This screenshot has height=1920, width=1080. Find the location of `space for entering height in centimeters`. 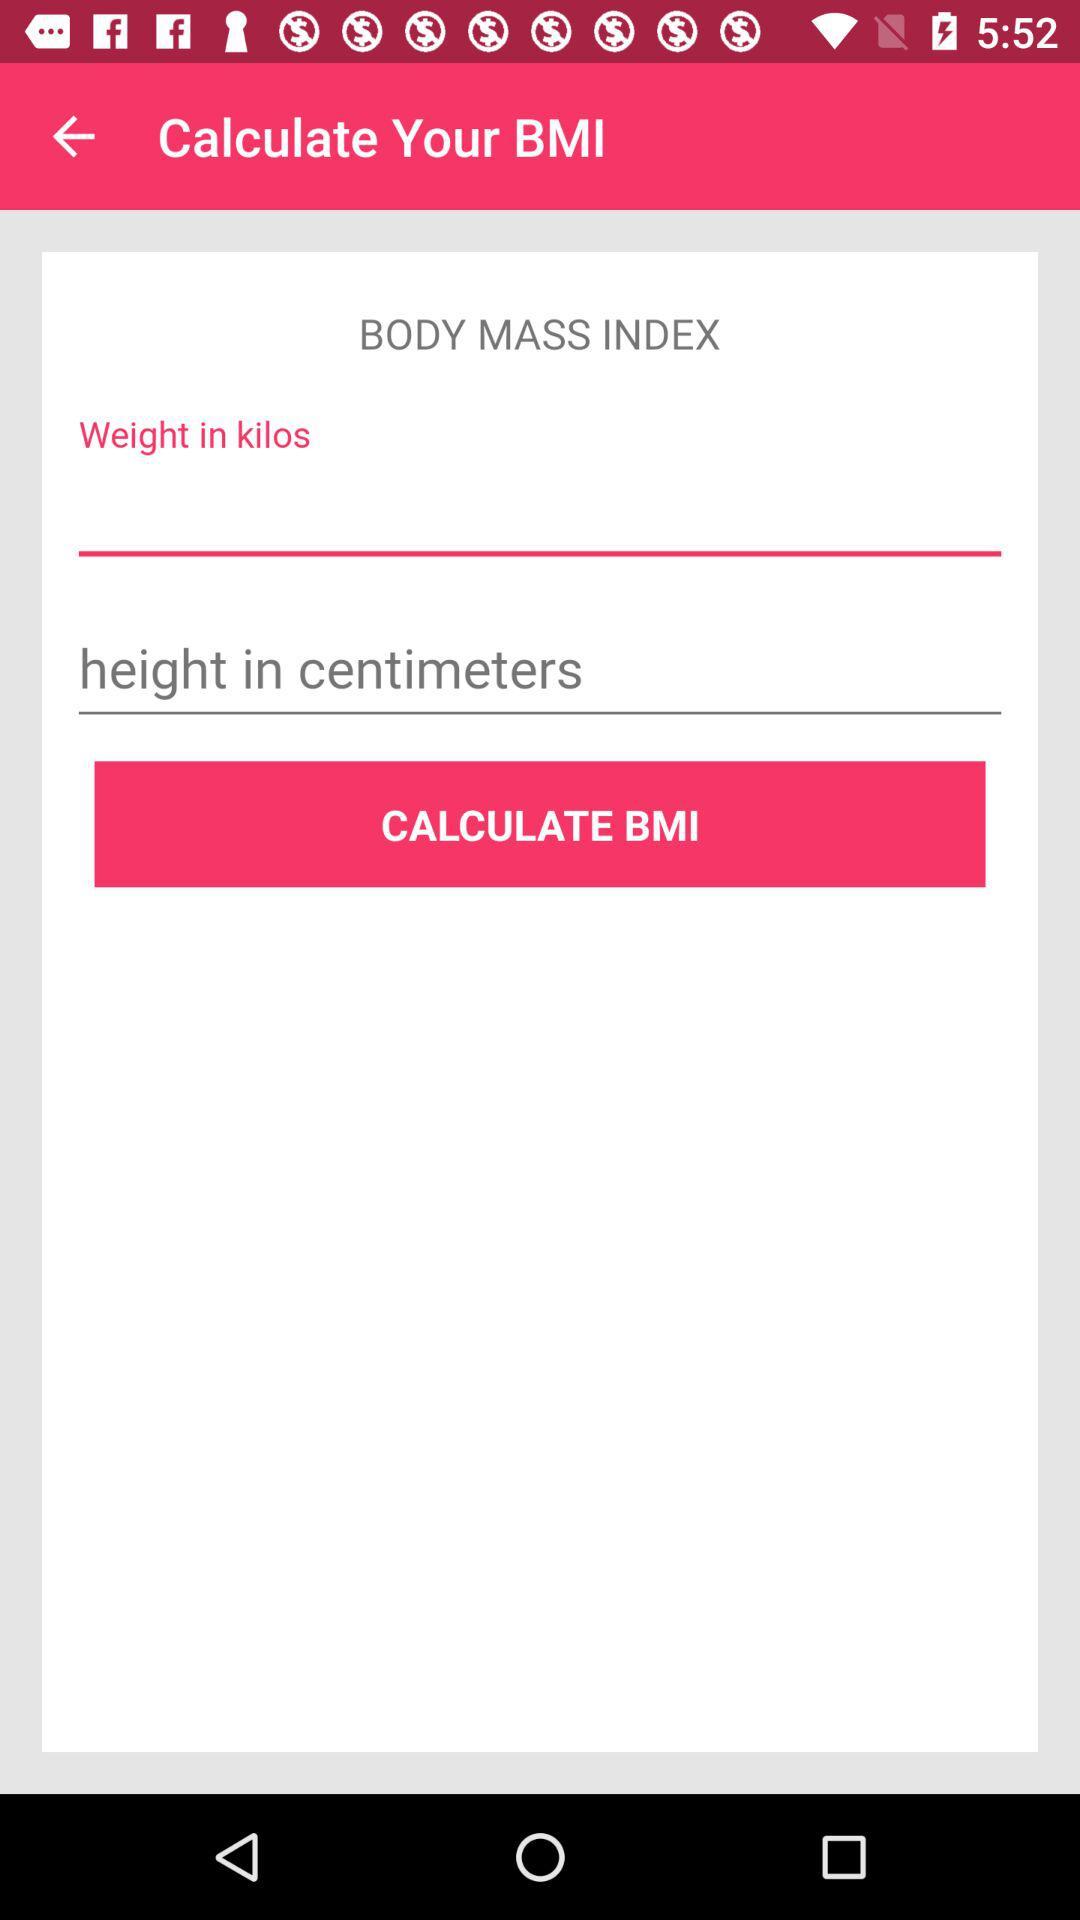

space for entering height in centimeters is located at coordinates (540, 671).